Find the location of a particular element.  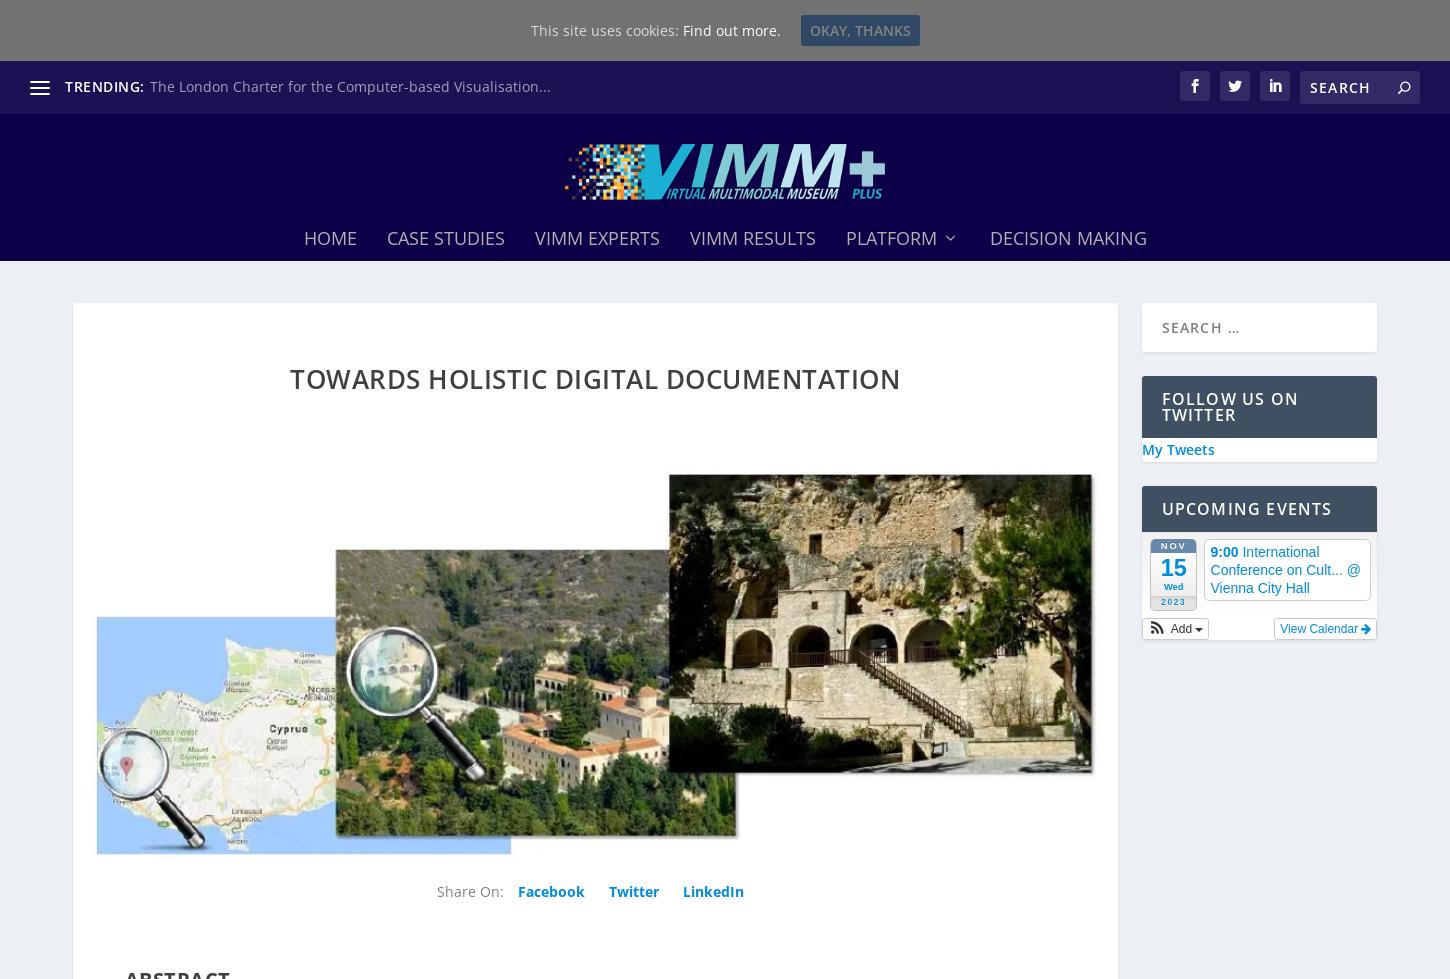

'The London Charter for the Computer-based Visualisation...' is located at coordinates (349, 86).